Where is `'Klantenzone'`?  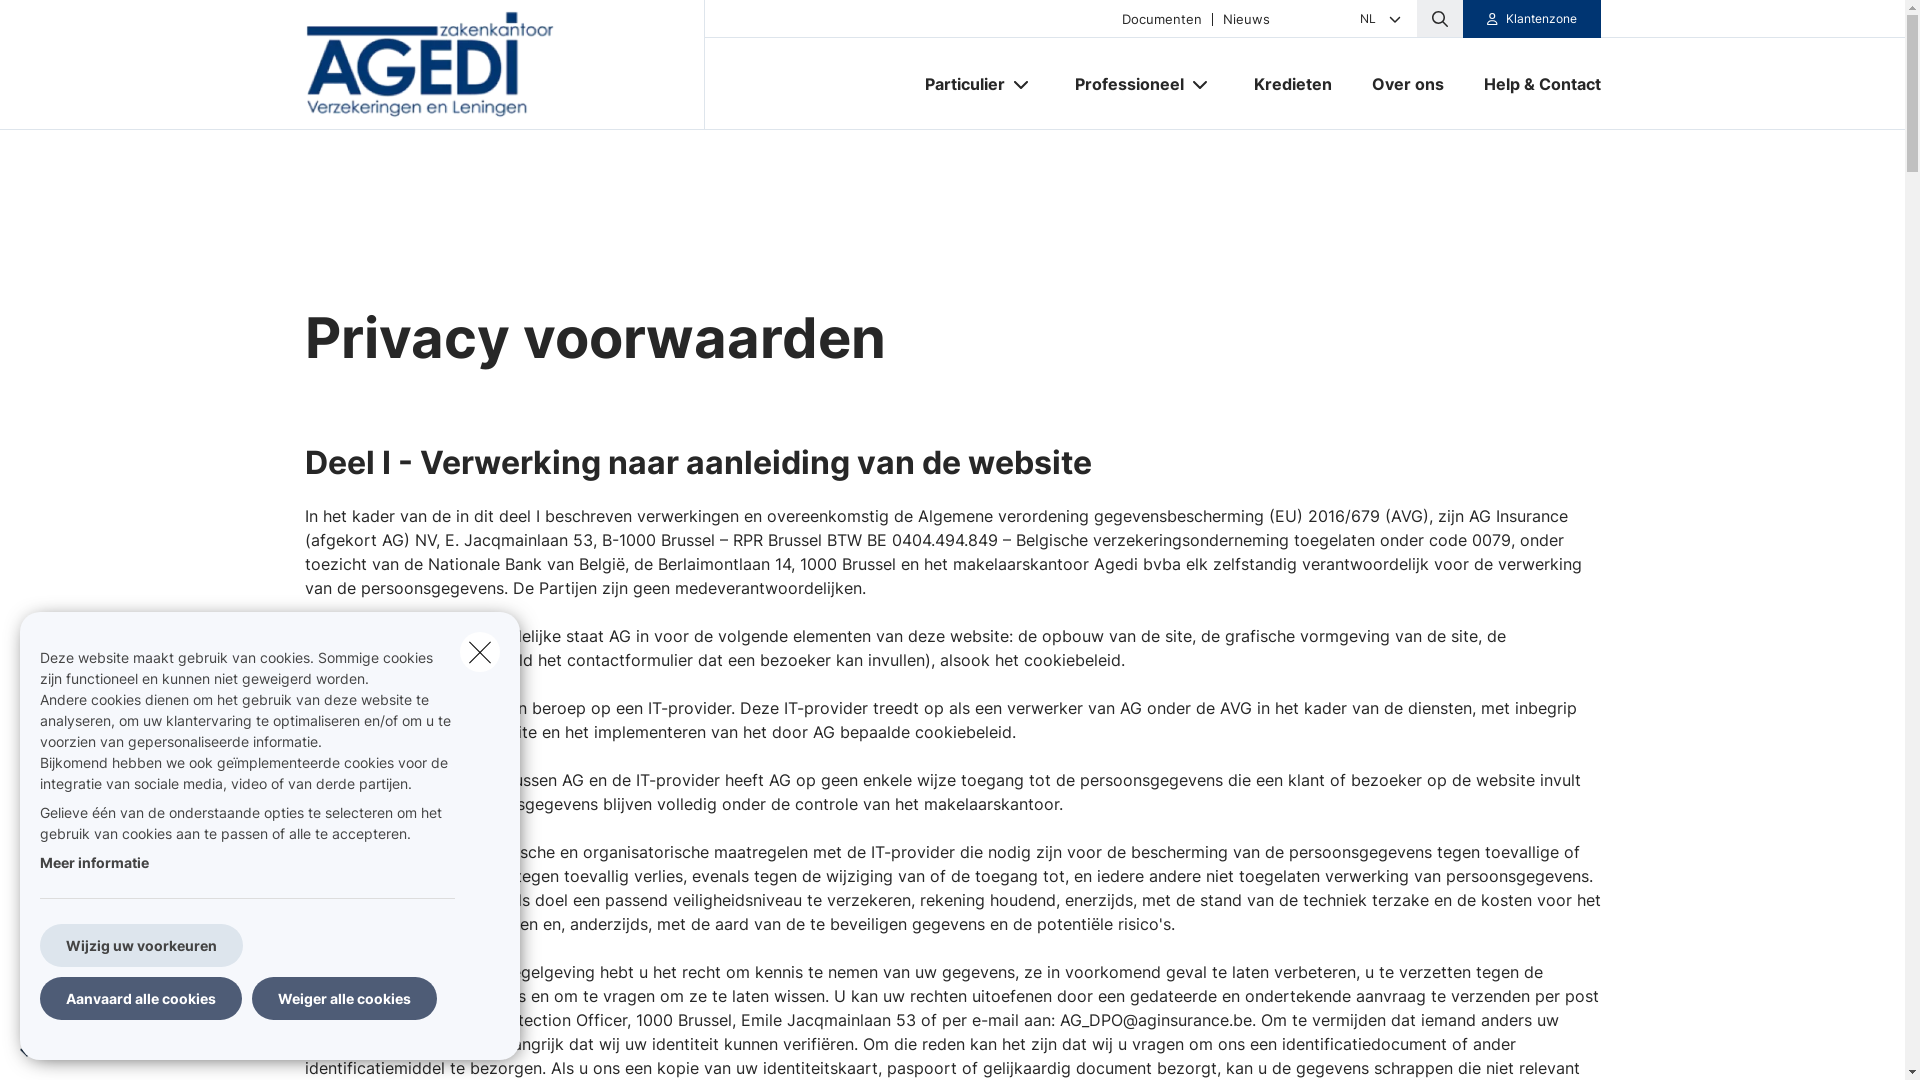 'Klantenzone' is located at coordinates (1463, 19).